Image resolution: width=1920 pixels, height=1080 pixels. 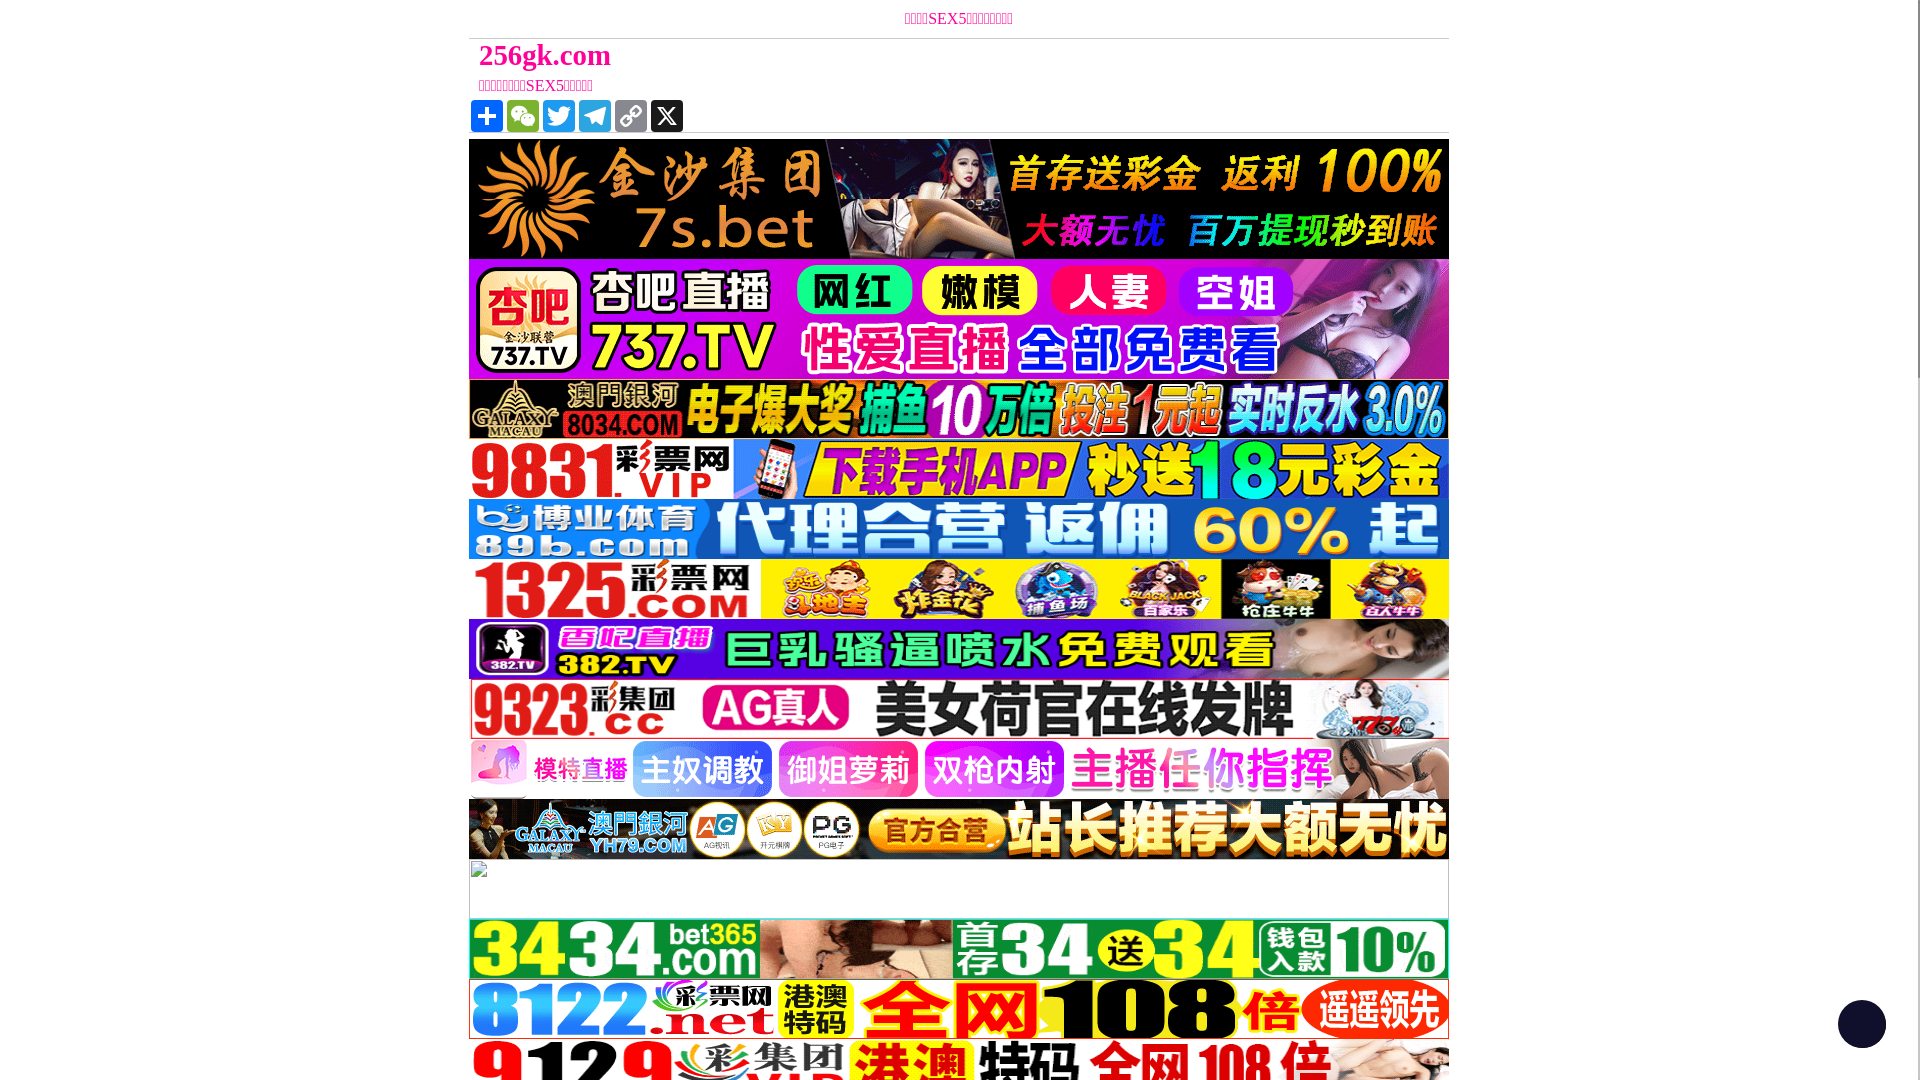 What do you see at coordinates (504, 115) in the screenshot?
I see `'WeChat'` at bounding box center [504, 115].